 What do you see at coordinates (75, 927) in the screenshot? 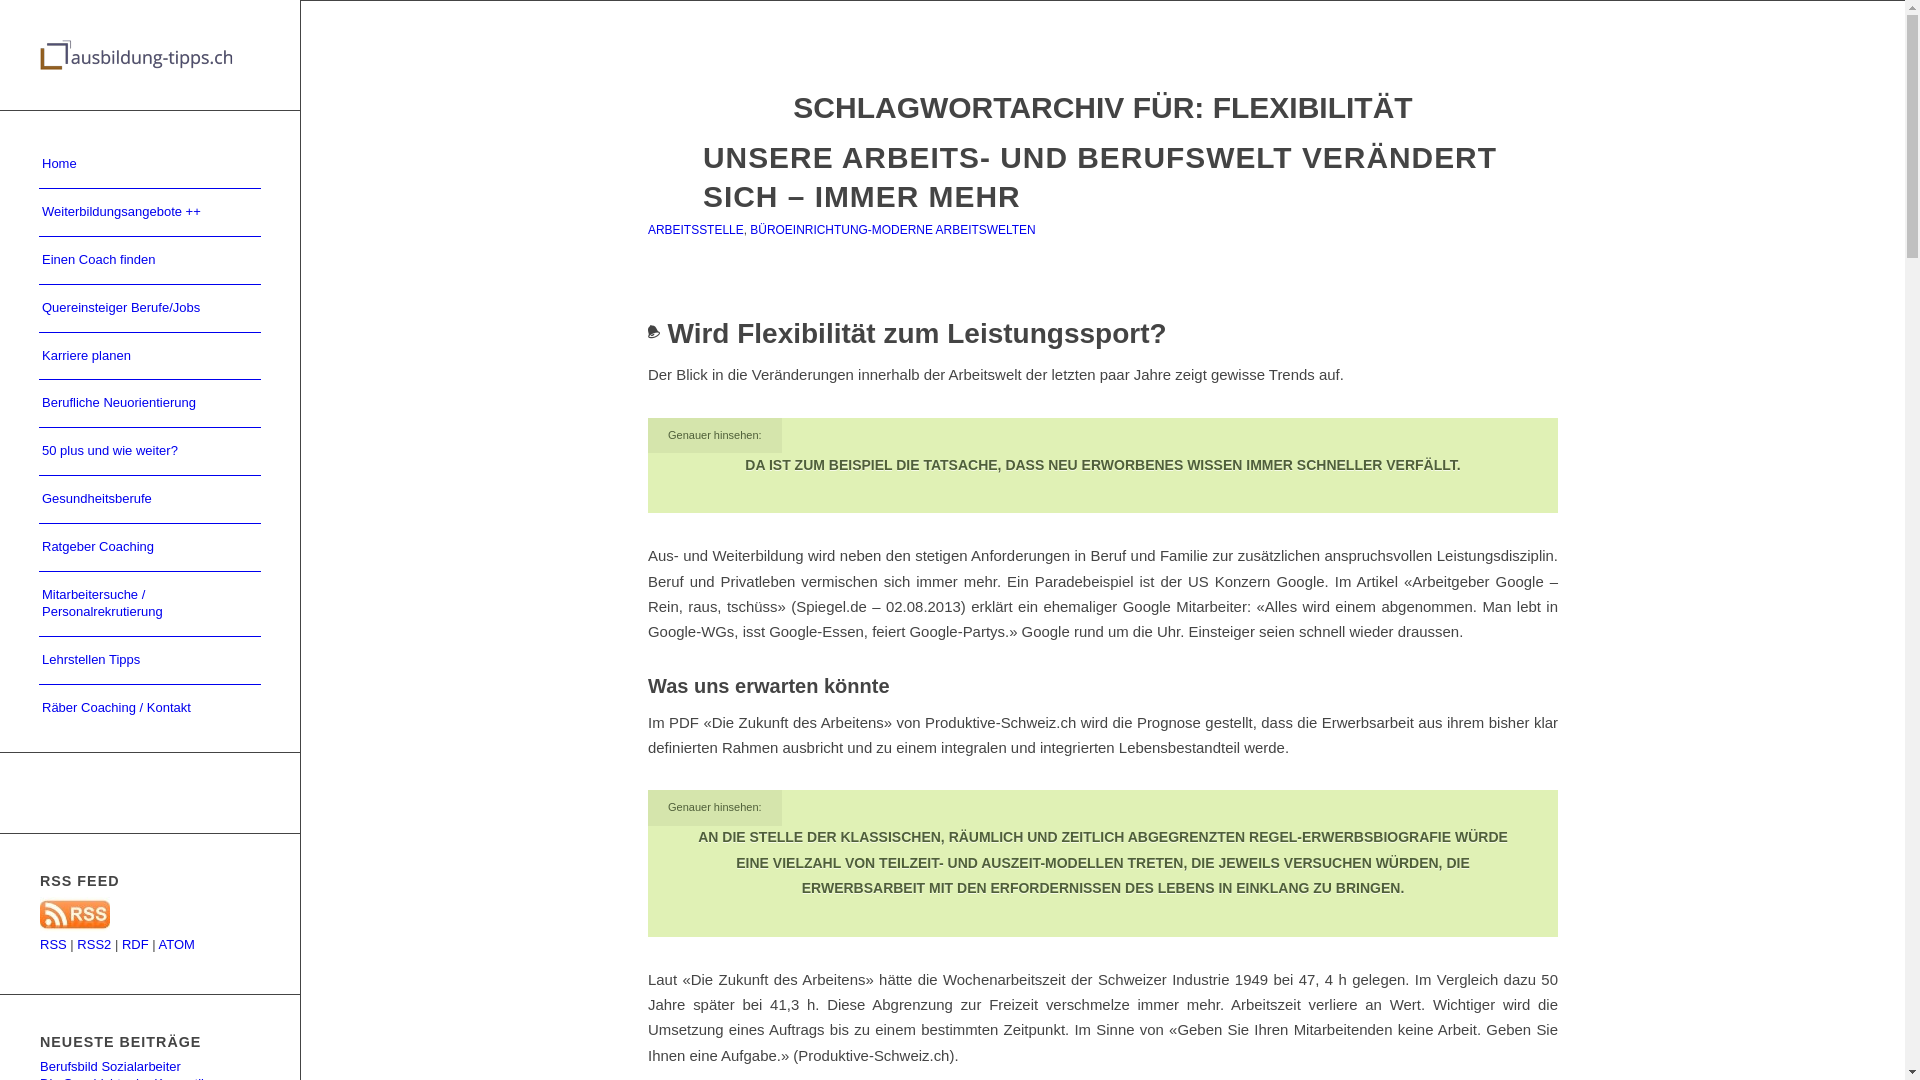
I see `'RSS Feed'` at bounding box center [75, 927].